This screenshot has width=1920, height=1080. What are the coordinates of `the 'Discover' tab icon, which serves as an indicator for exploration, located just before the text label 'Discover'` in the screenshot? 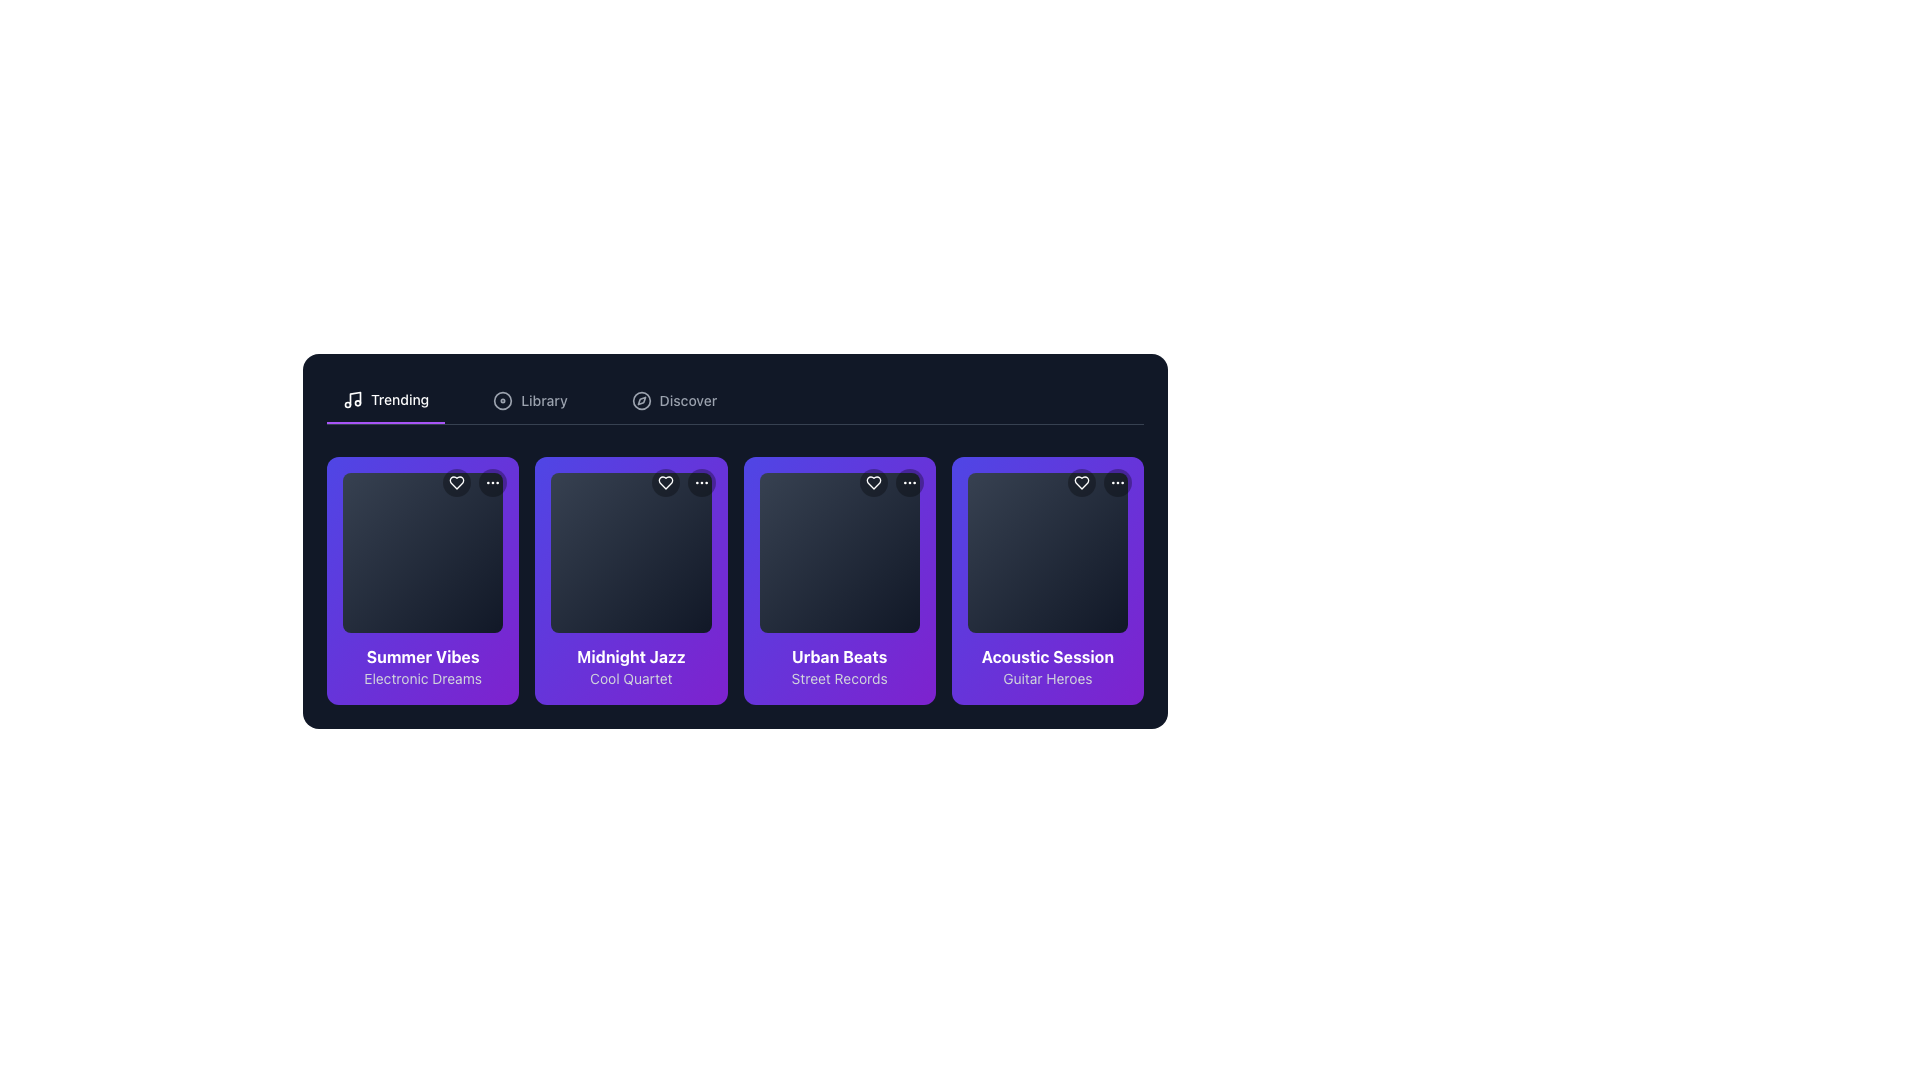 It's located at (641, 401).